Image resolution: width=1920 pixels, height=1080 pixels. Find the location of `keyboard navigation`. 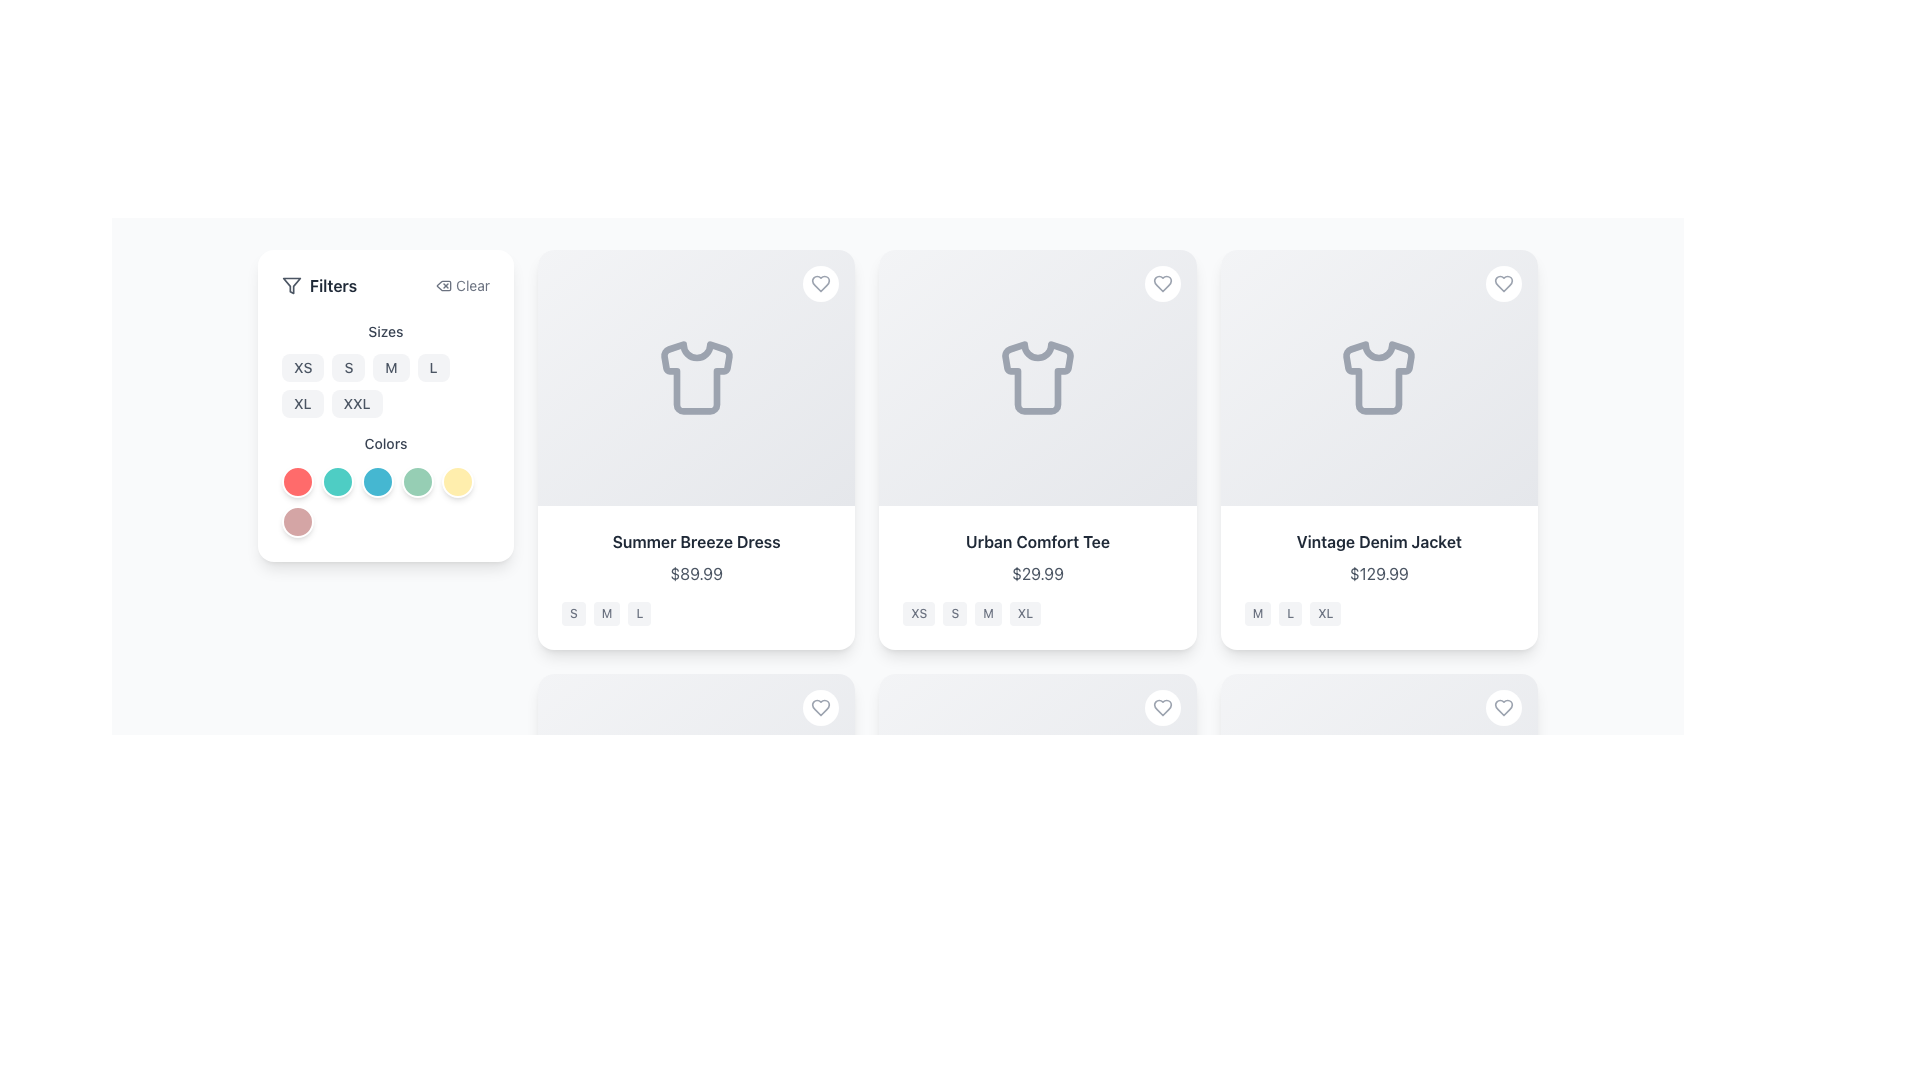

keyboard navigation is located at coordinates (385, 370).